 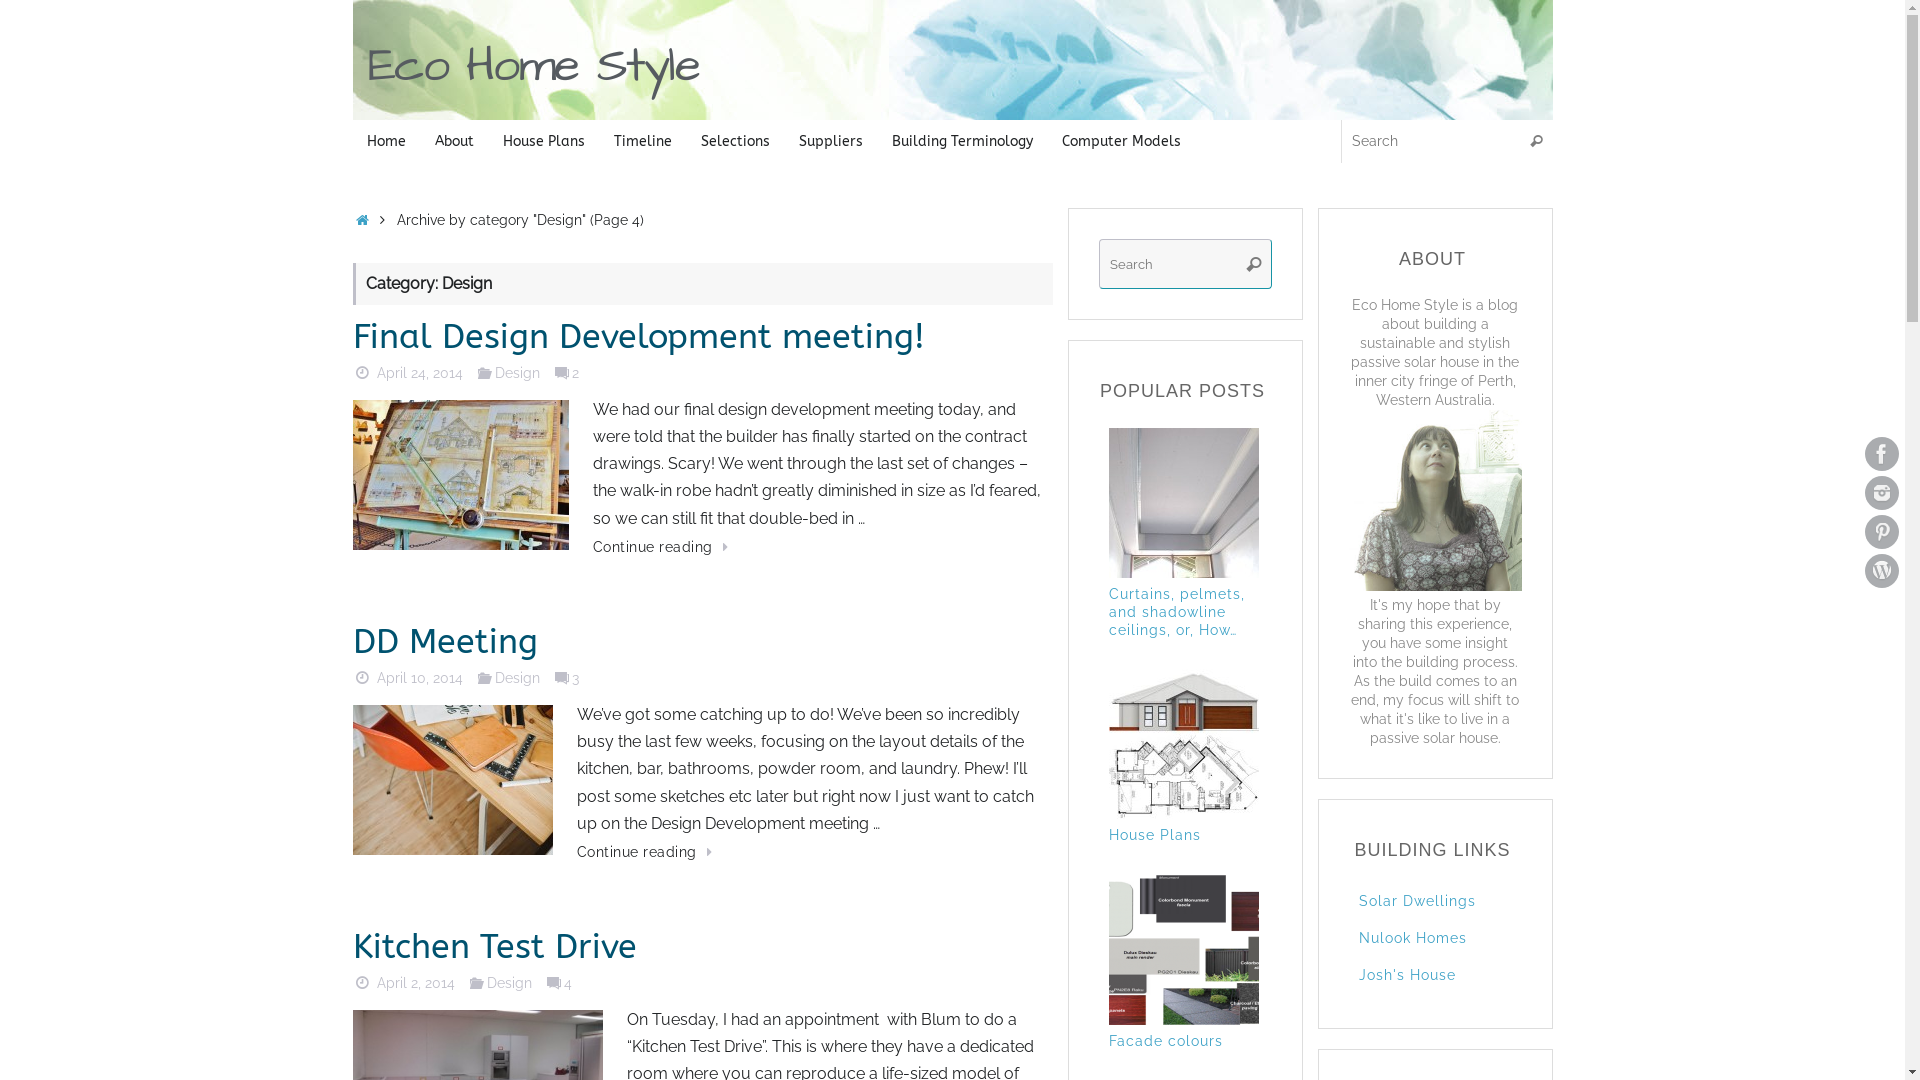 What do you see at coordinates (484, 676) in the screenshot?
I see `'Categories'` at bounding box center [484, 676].